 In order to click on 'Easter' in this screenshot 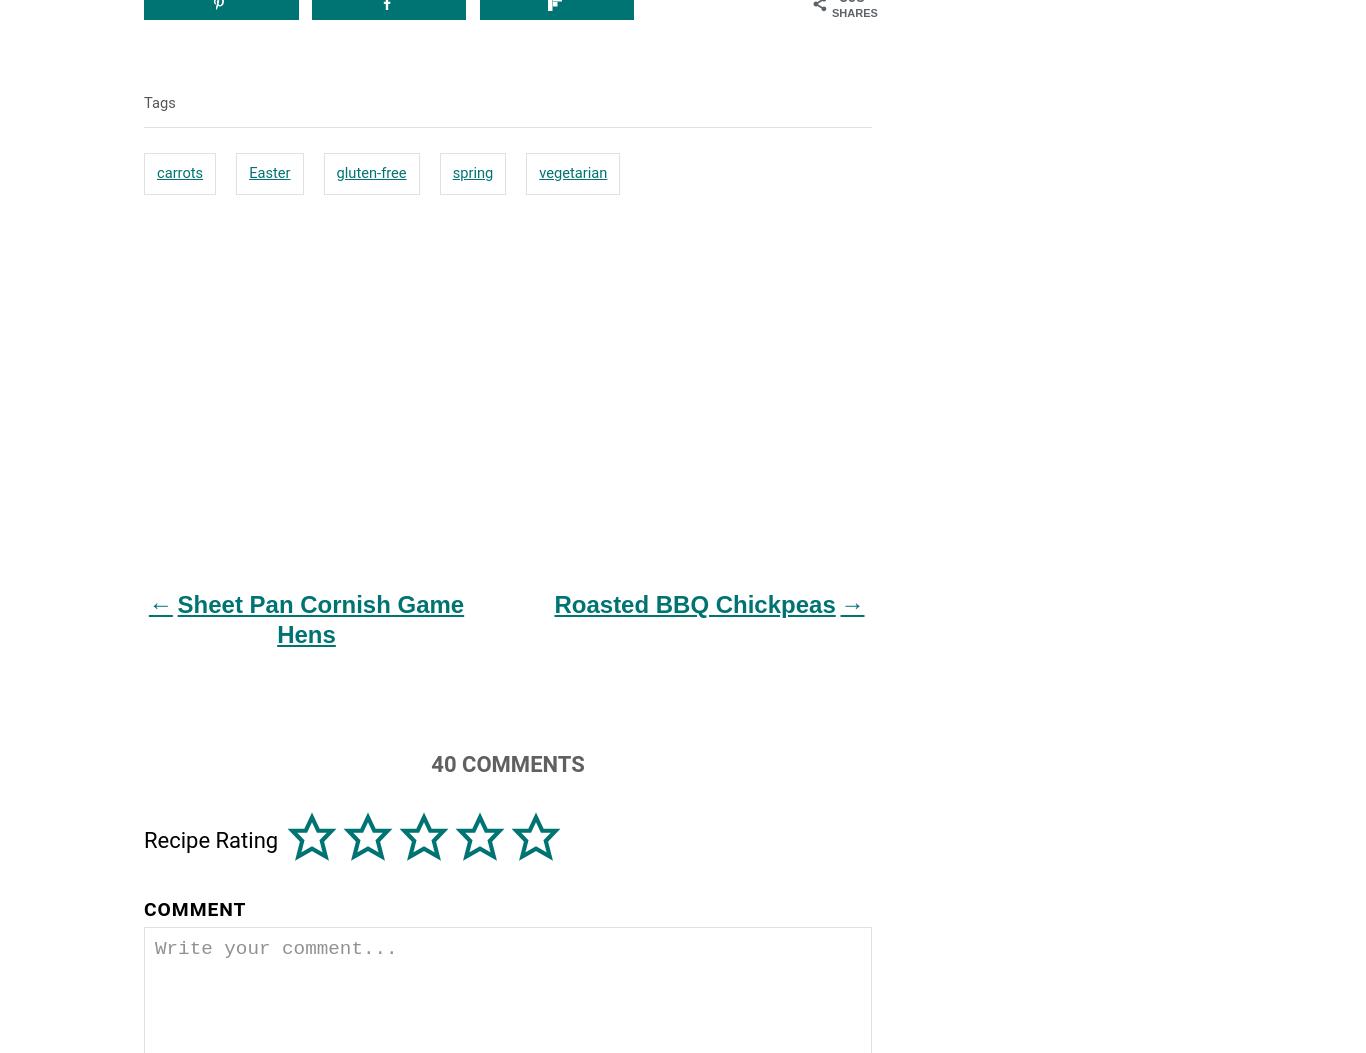, I will do `click(249, 170)`.